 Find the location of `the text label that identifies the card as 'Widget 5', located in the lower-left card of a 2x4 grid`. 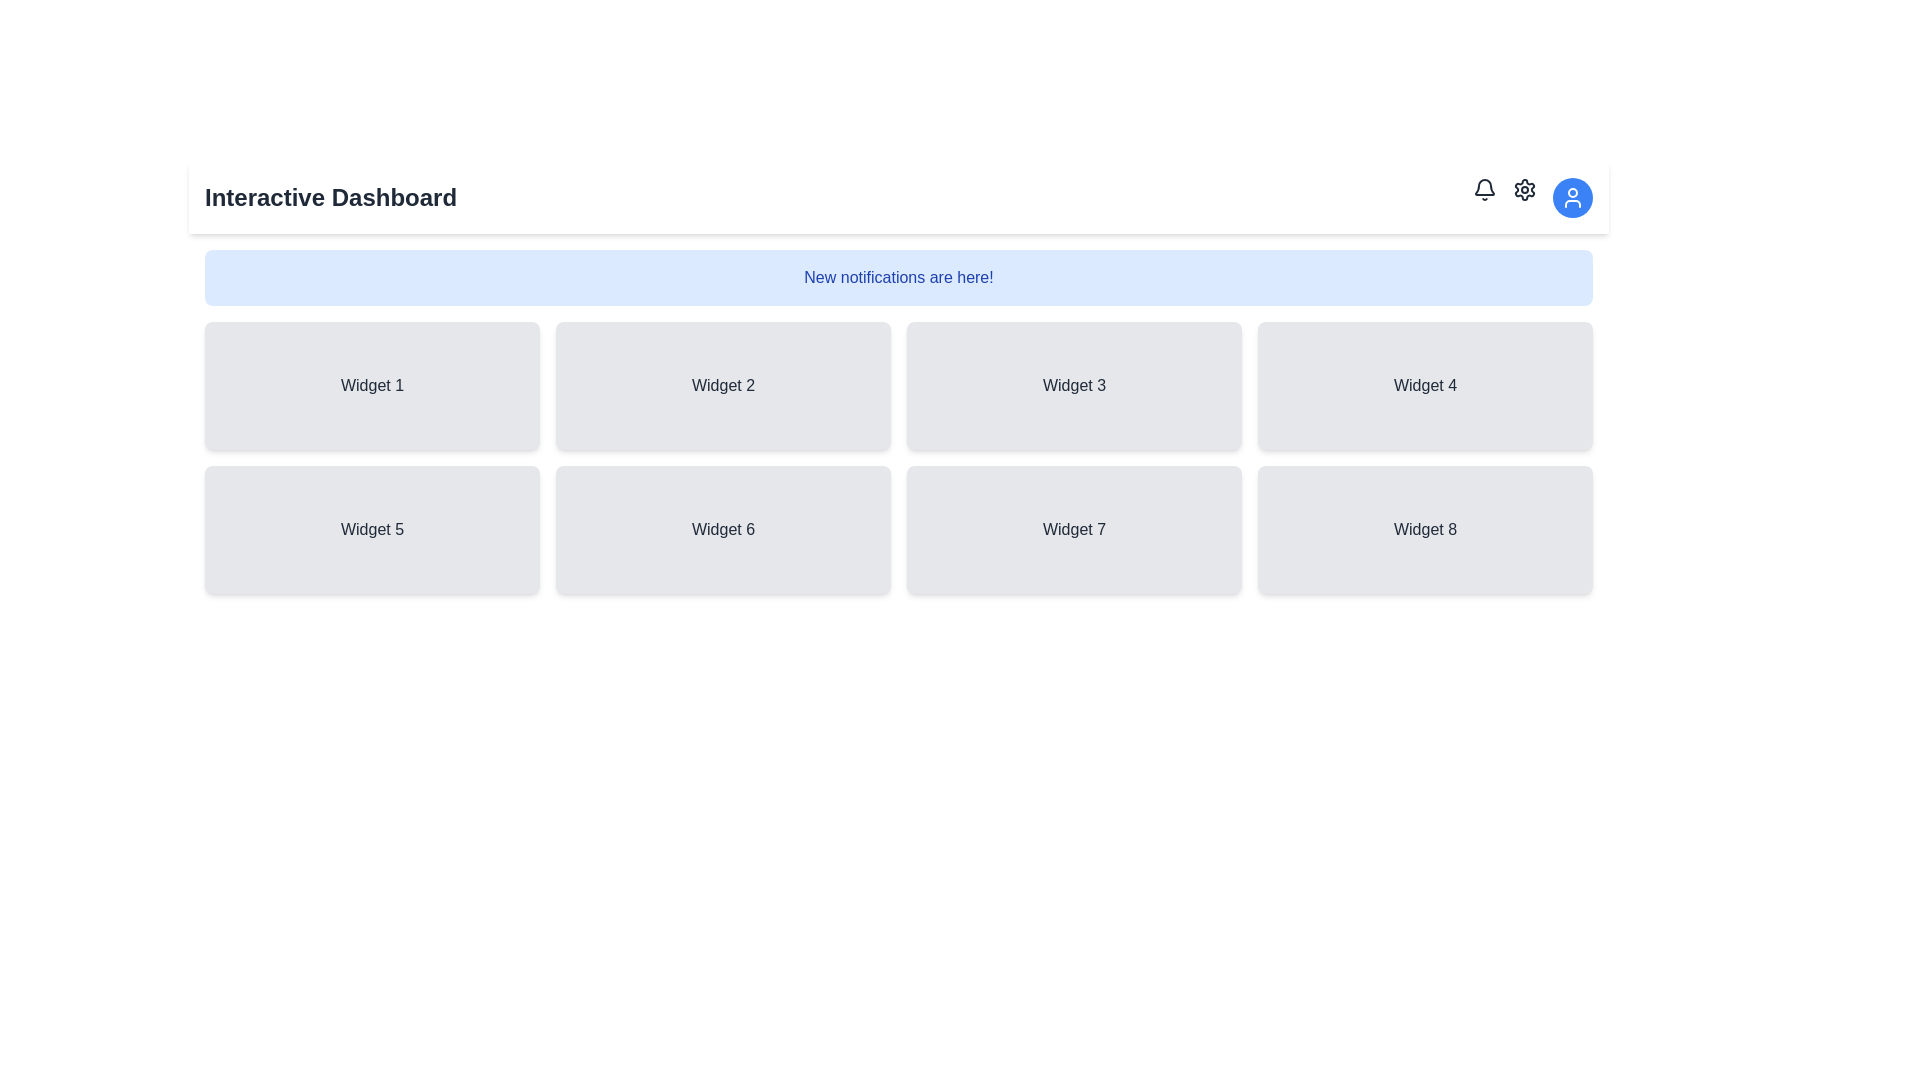

the text label that identifies the card as 'Widget 5', located in the lower-left card of a 2x4 grid is located at coordinates (372, 528).